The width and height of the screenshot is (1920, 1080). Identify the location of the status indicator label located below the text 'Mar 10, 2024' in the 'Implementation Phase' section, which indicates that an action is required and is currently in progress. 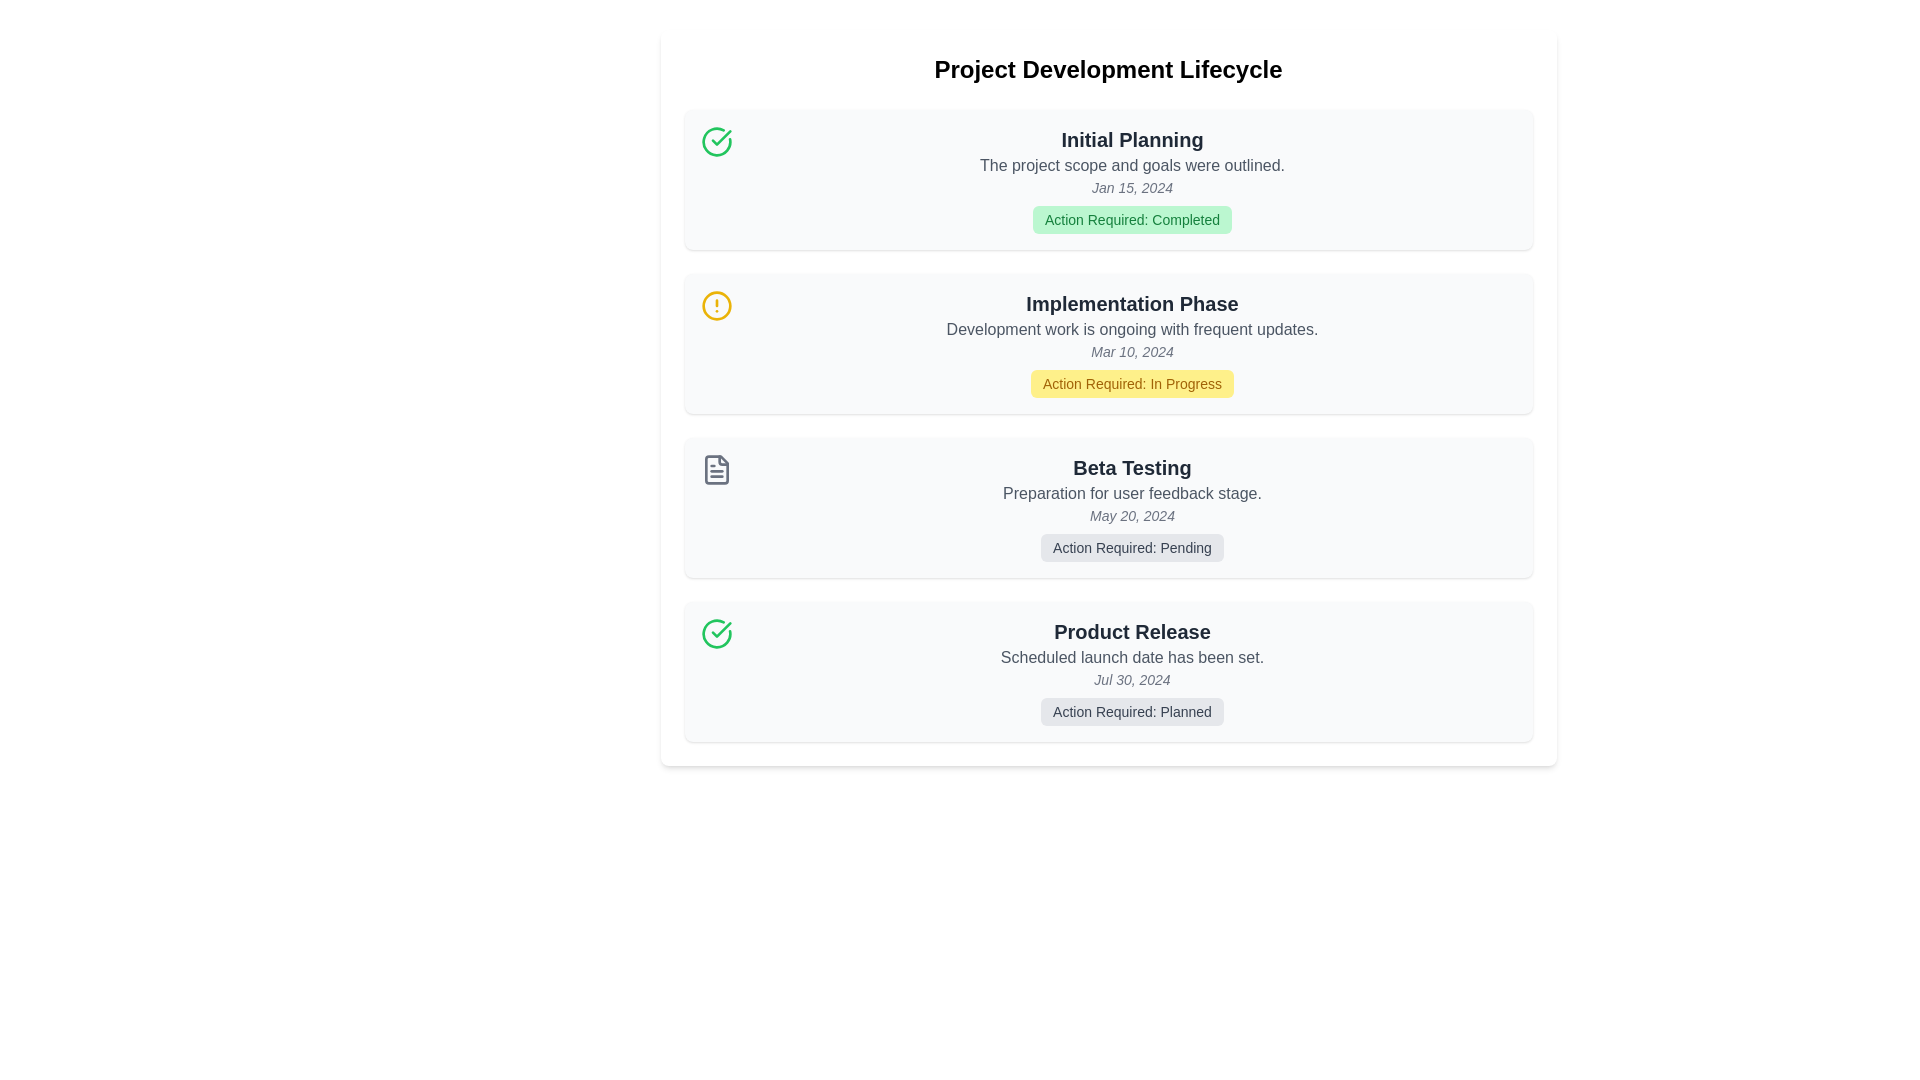
(1132, 384).